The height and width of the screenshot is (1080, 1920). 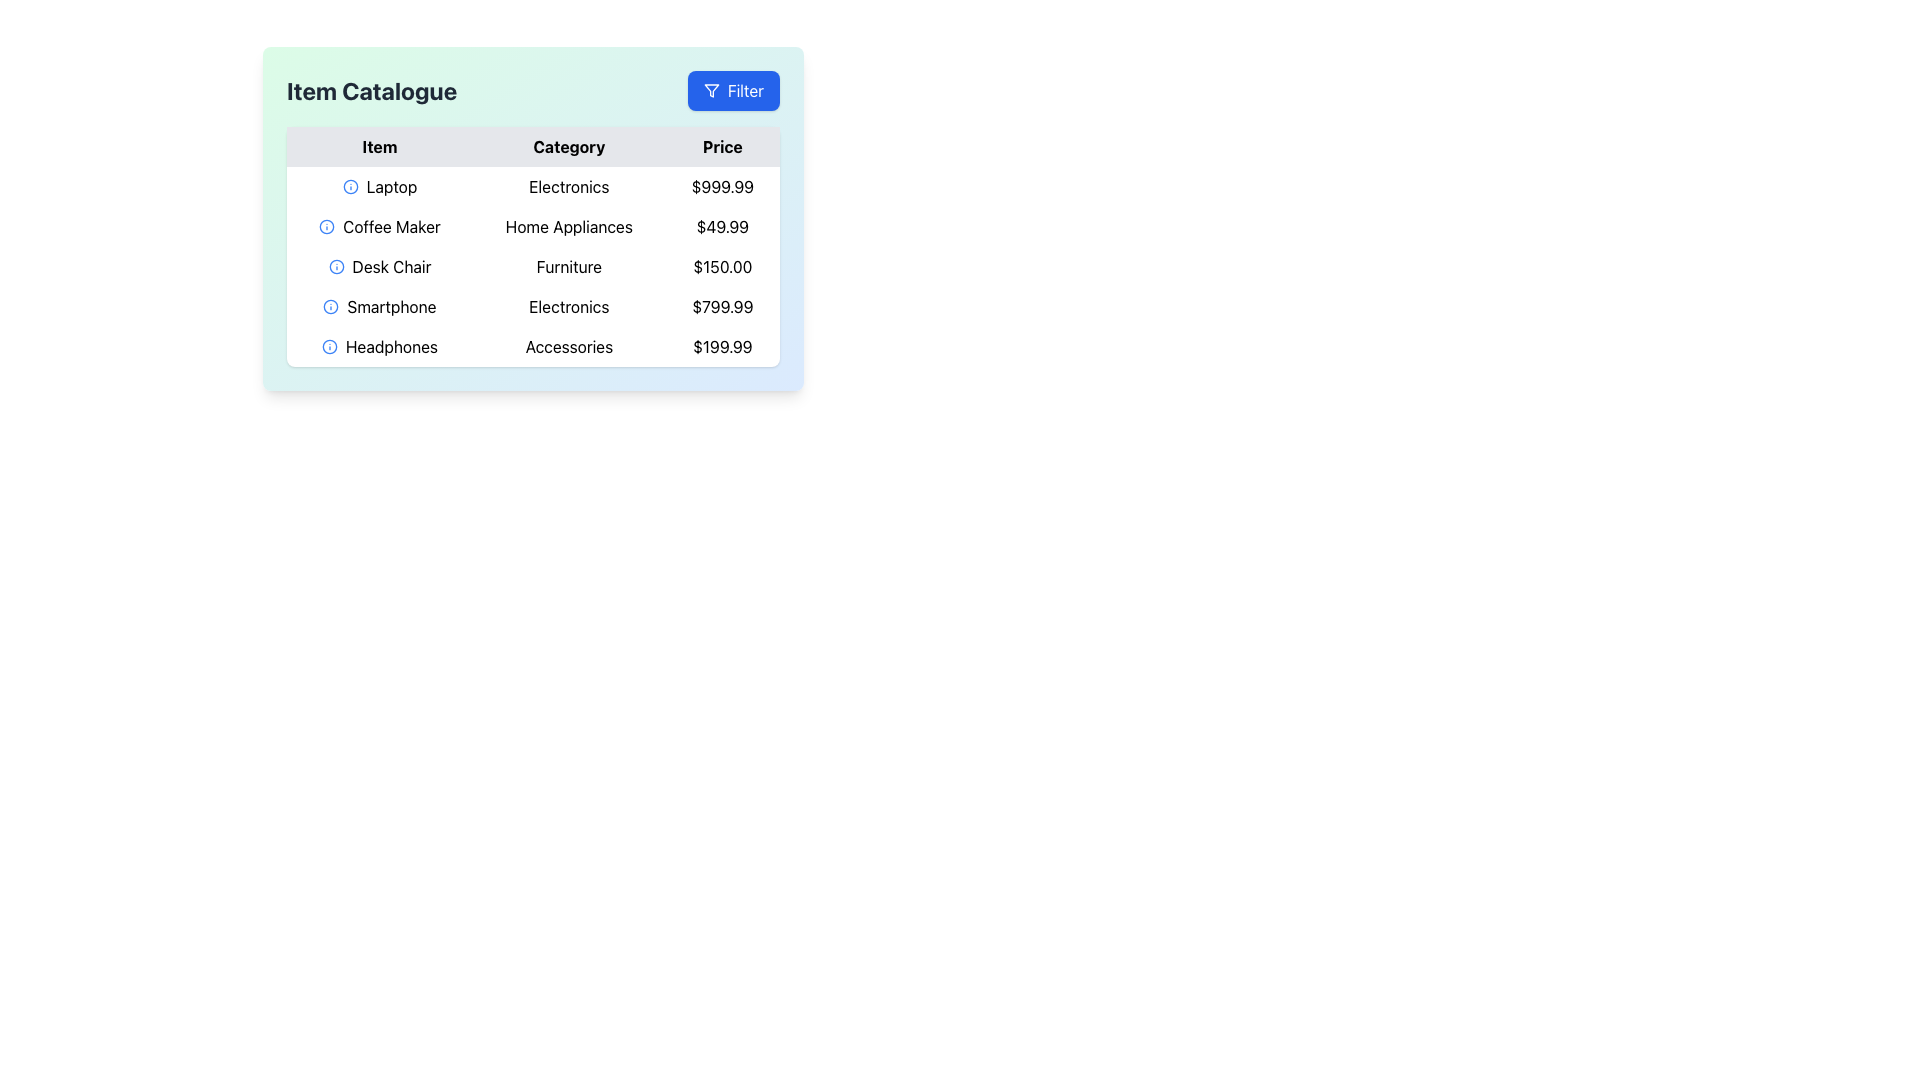 I want to click on the Text Label that serves as a category label for the 'Desk Chair' item in the table, positioned between 'Desk Chair' and '$150.00', so click(x=568, y=265).